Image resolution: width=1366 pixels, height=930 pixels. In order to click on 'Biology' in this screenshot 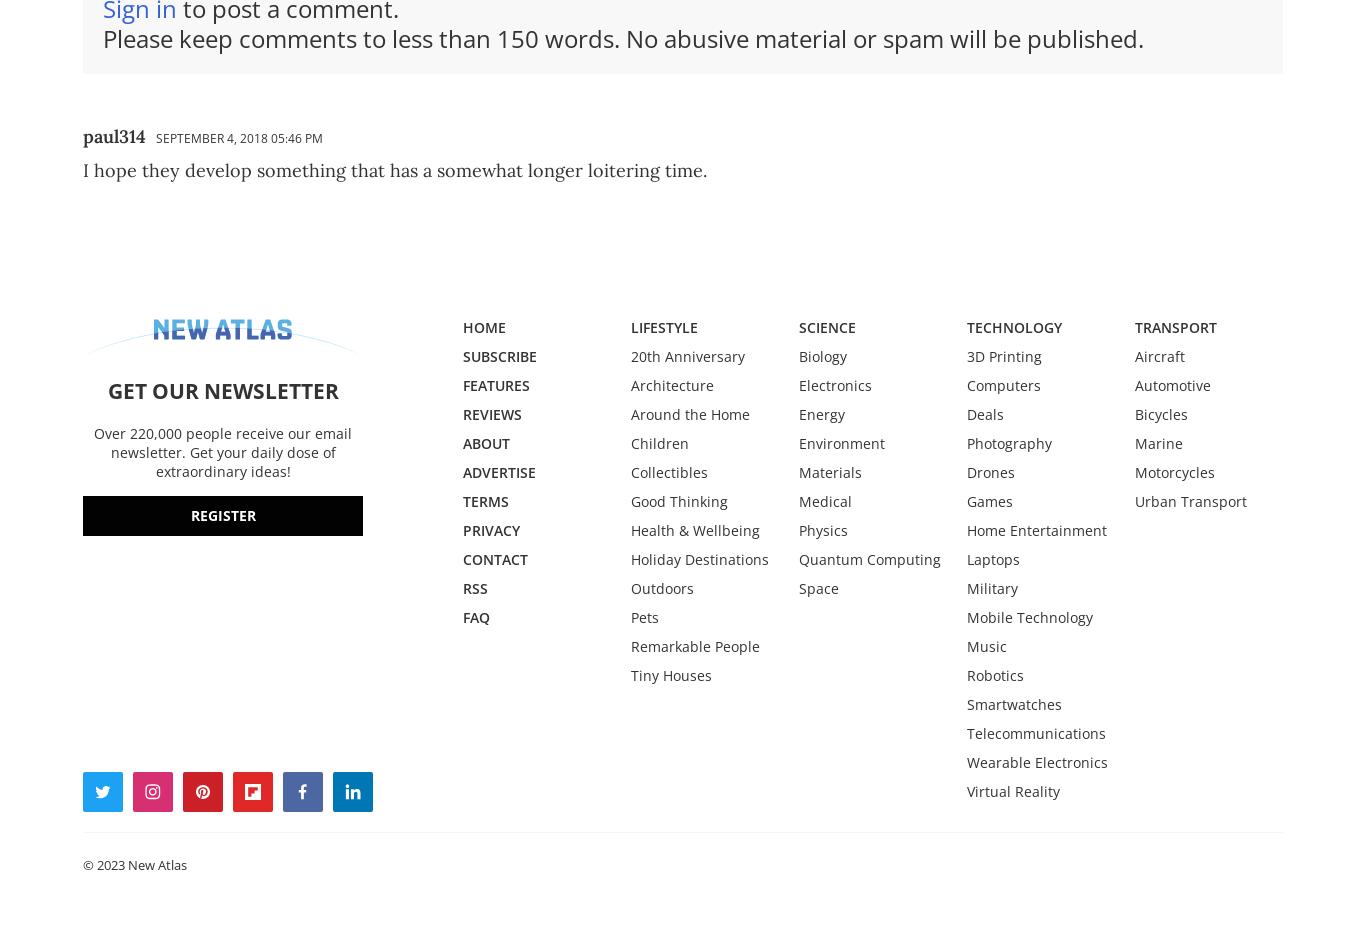, I will do `click(822, 354)`.